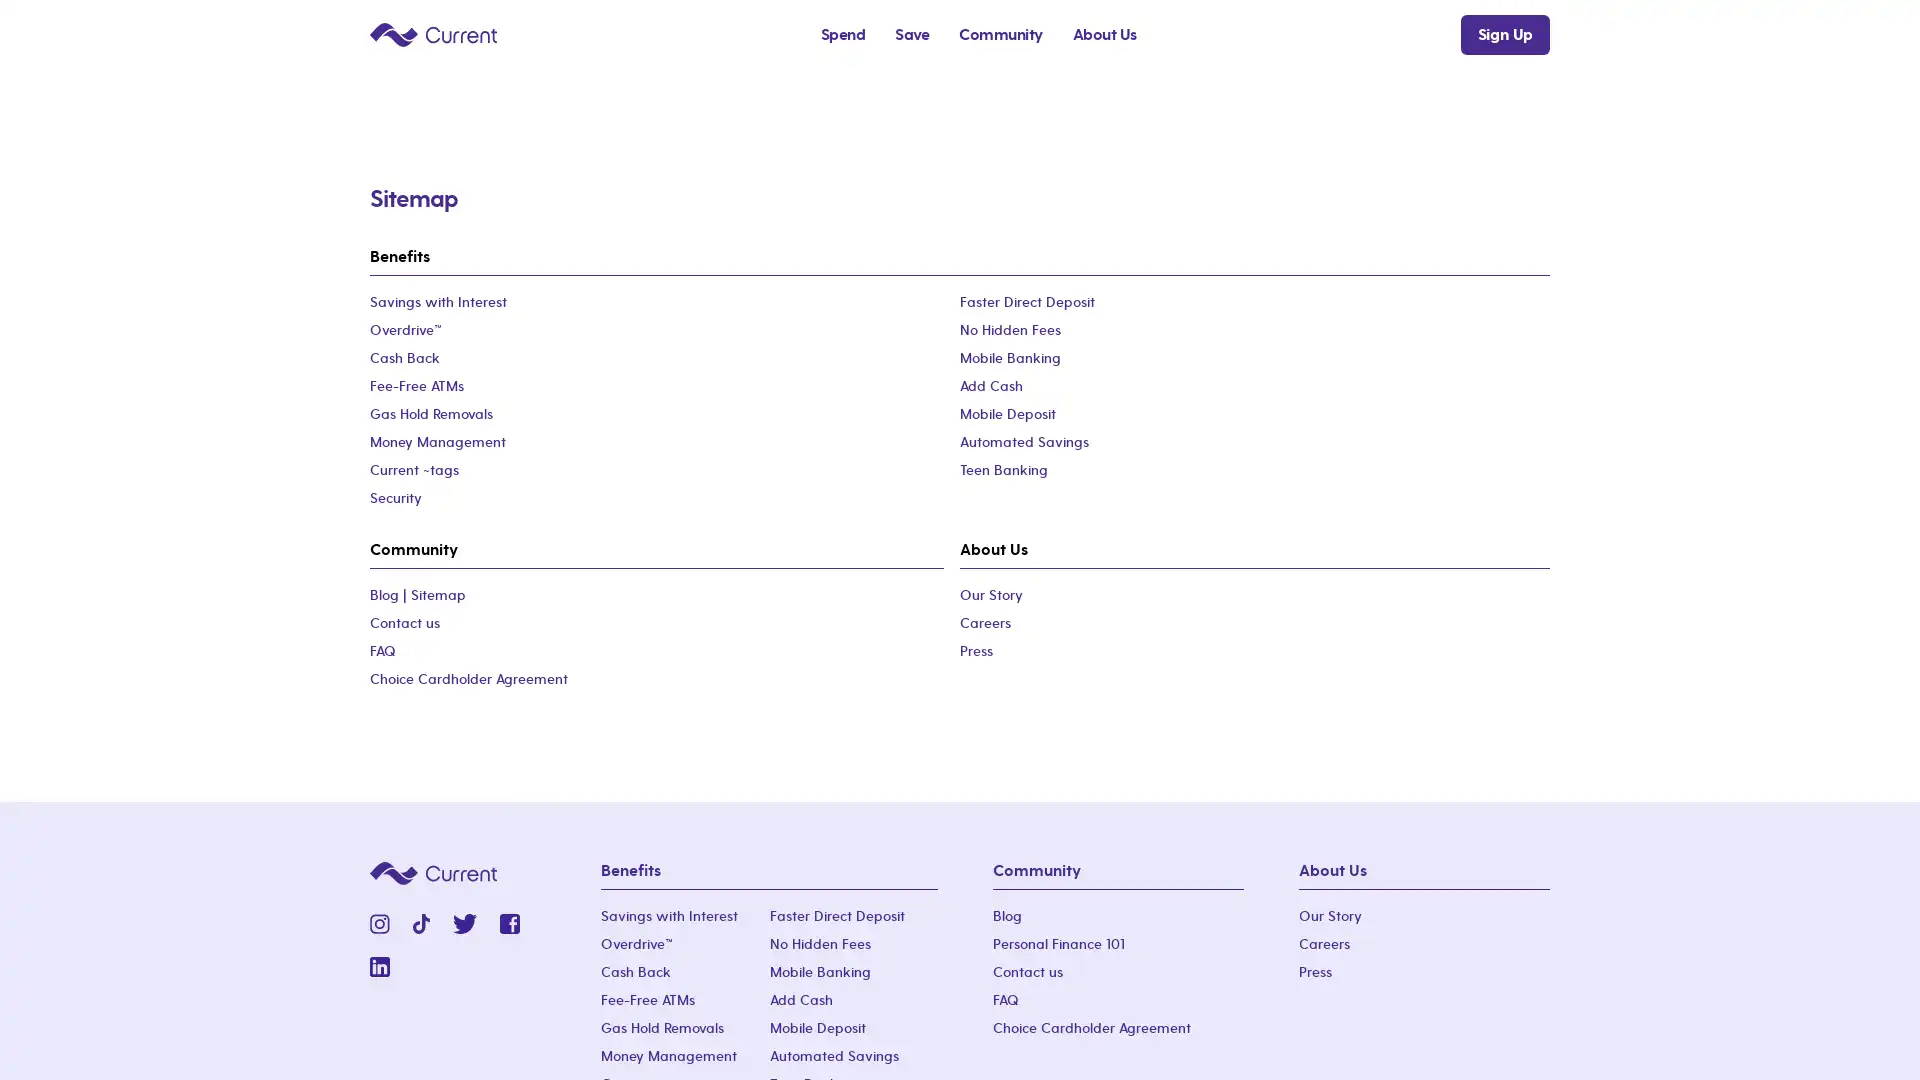 Image resolution: width=1920 pixels, height=1080 pixels. What do you see at coordinates (635, 971) in the screenshot?
I see `Cash Back` at bounding box center [635, 971].